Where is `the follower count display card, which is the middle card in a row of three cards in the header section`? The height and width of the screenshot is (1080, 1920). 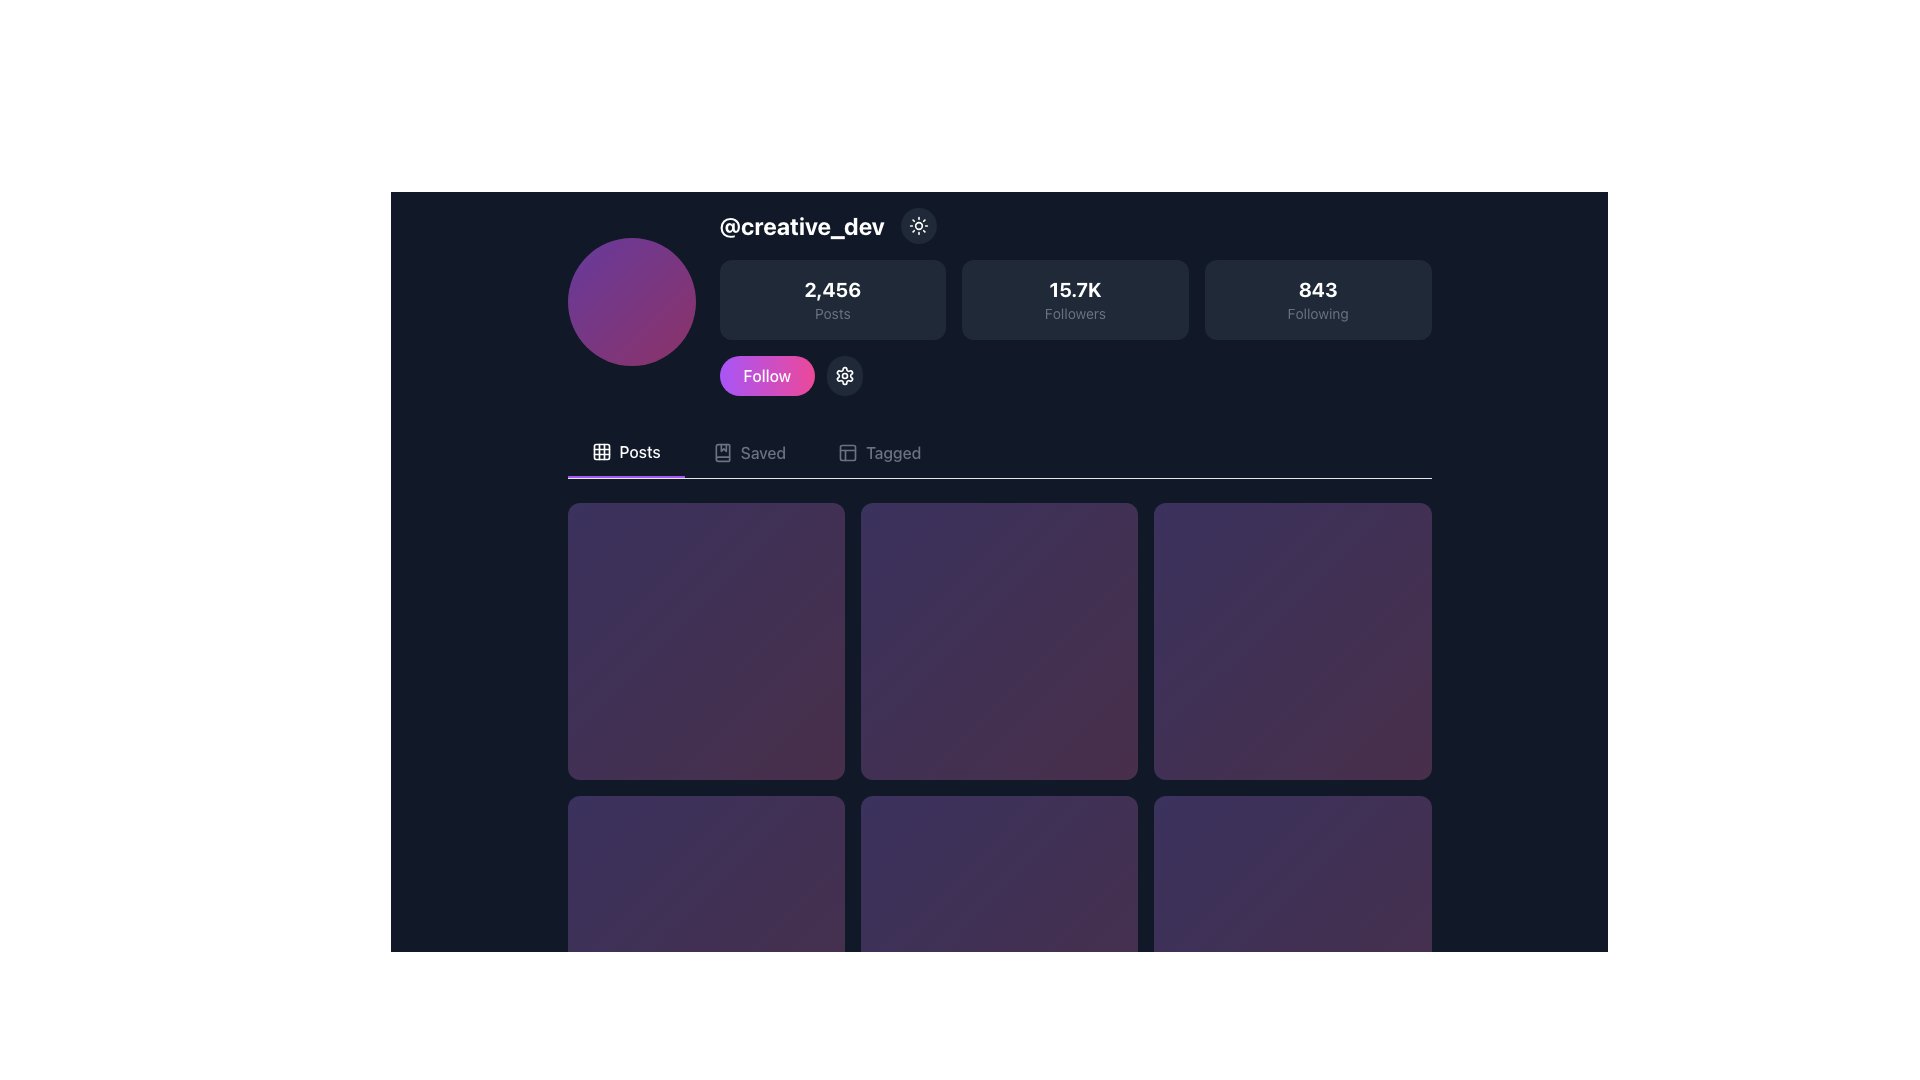 the follower count display card, which is the middle card in a row of three cards in the header section is located at coordinates (1074, 301).